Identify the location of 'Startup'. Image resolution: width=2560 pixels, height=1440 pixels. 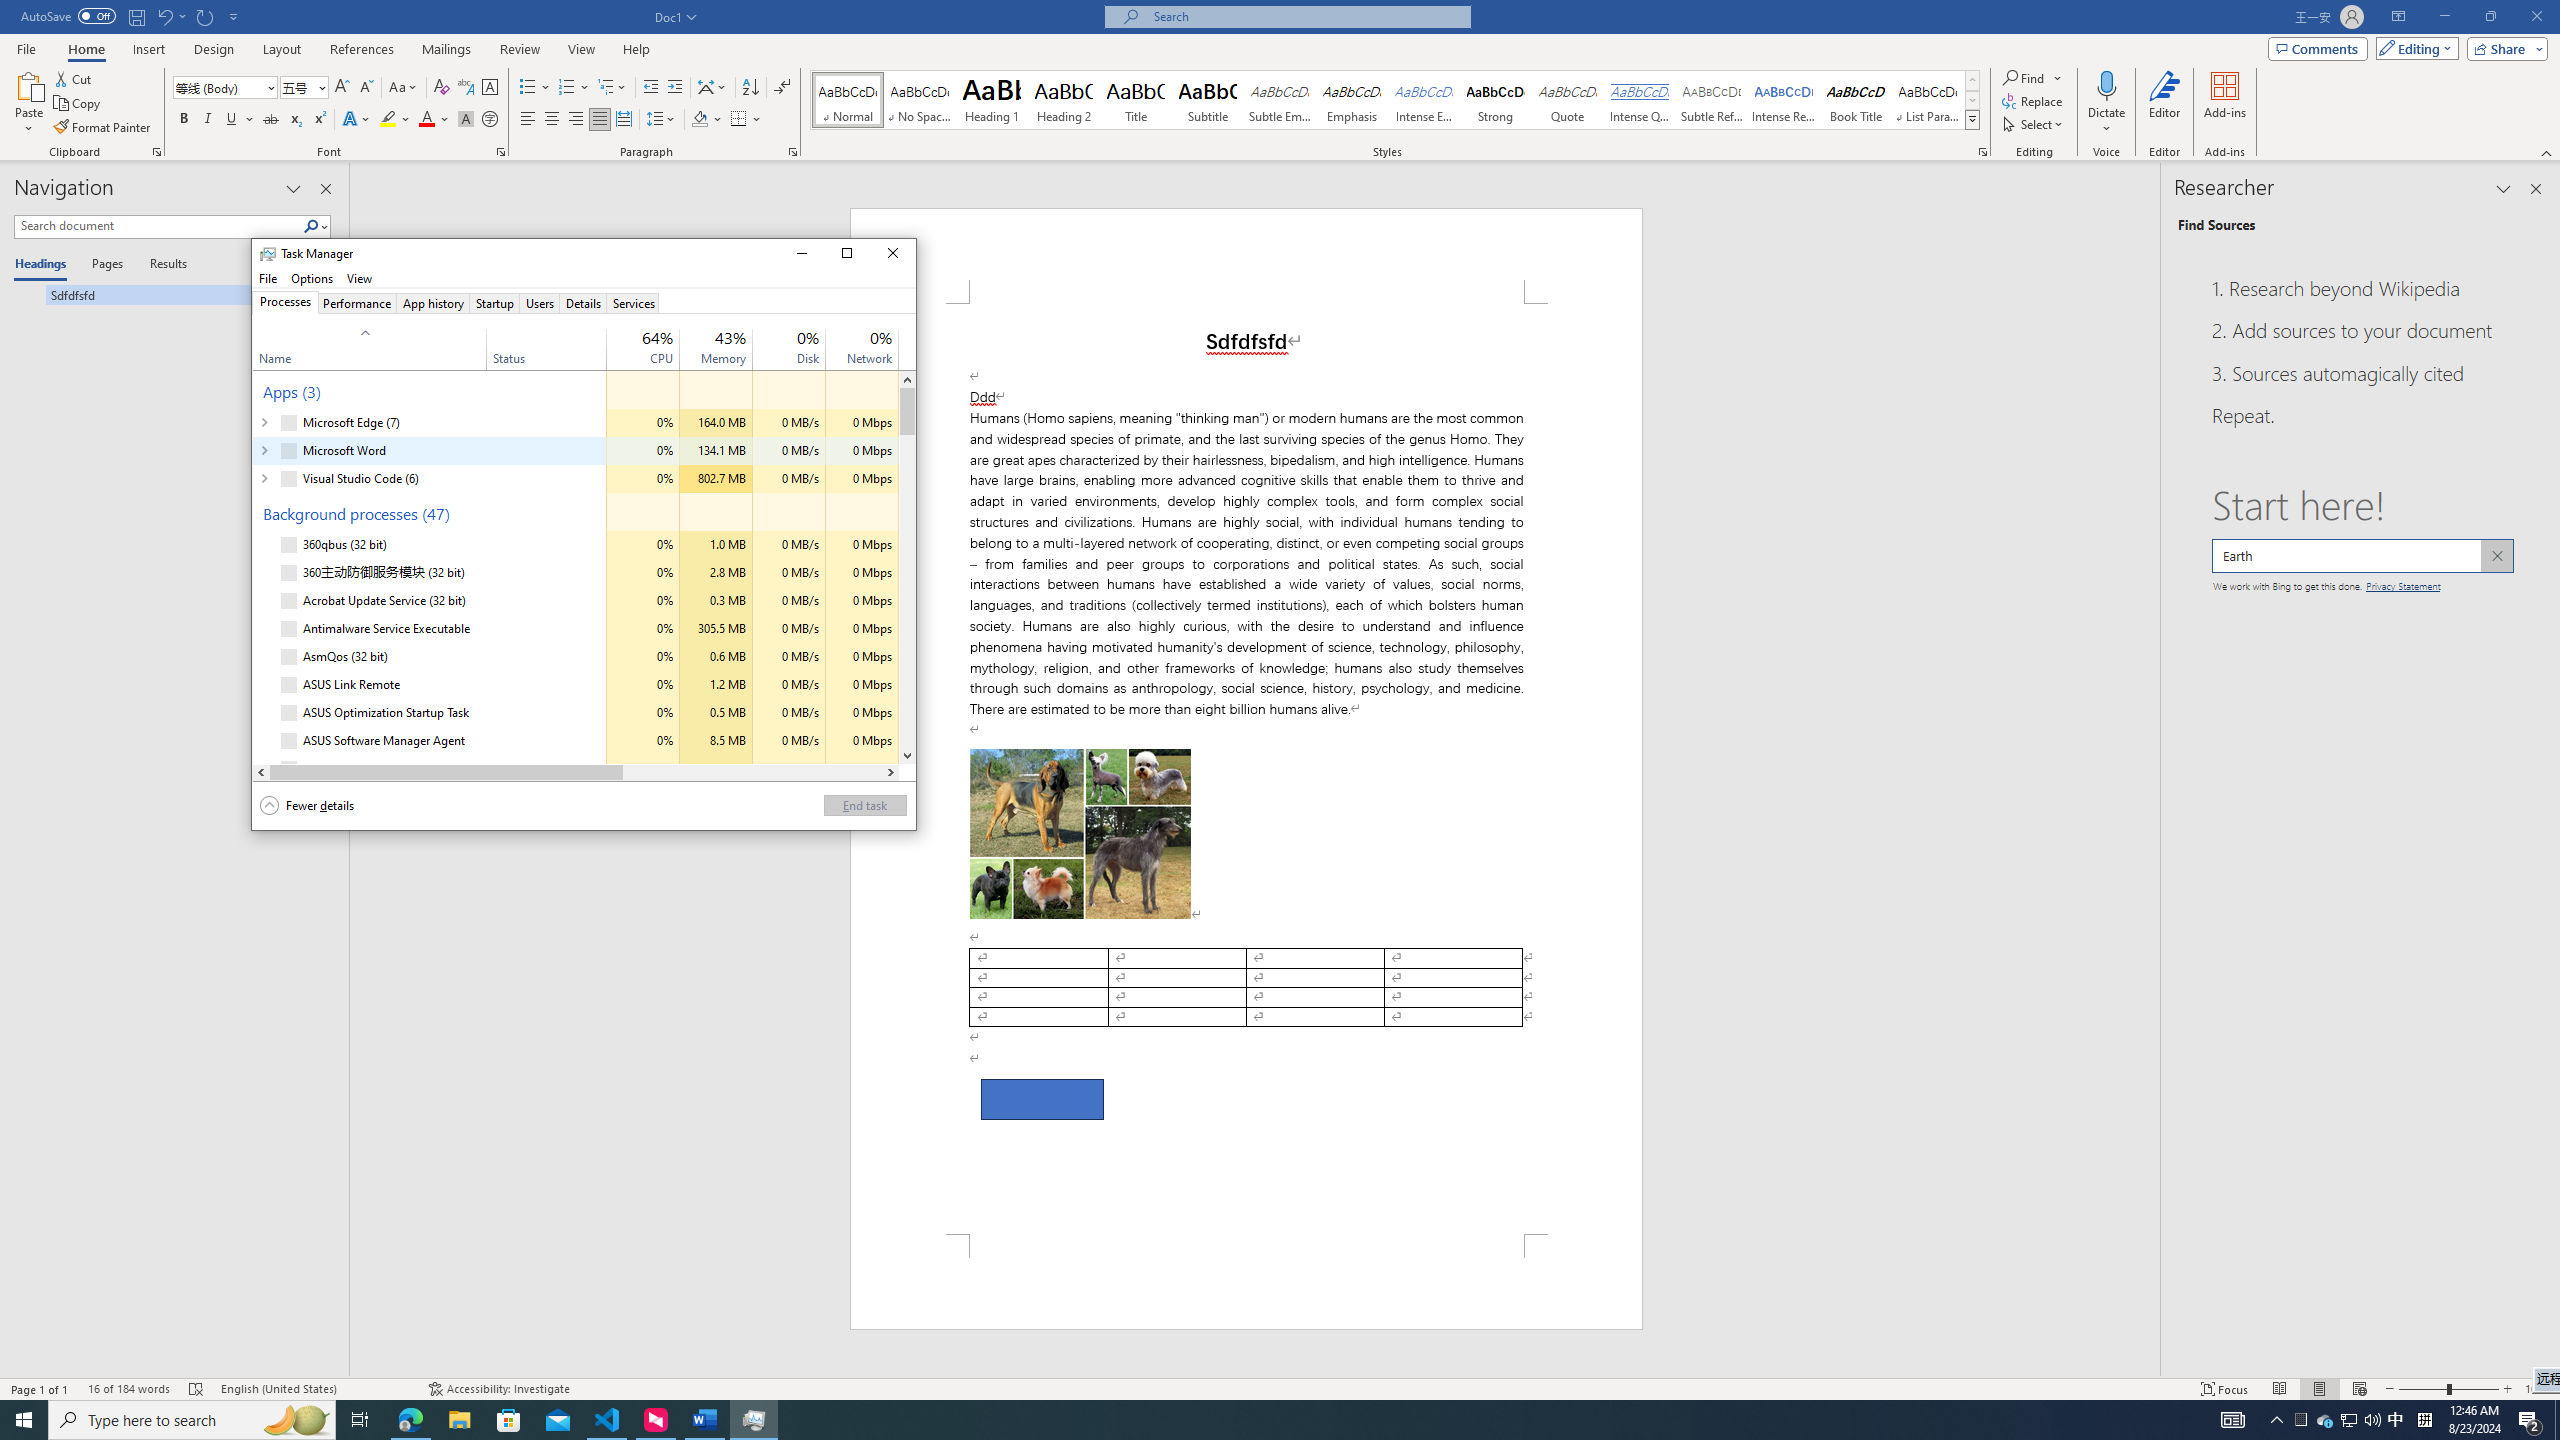
(494, 302).